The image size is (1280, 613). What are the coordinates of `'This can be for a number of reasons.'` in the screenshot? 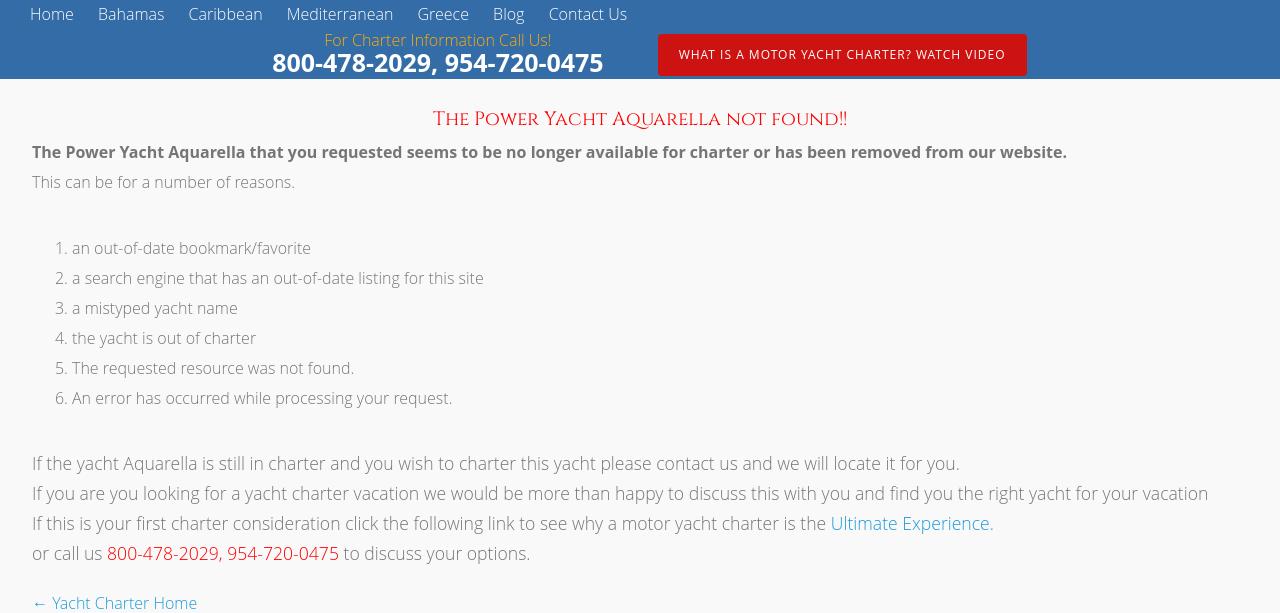 It's located at (163, 180).